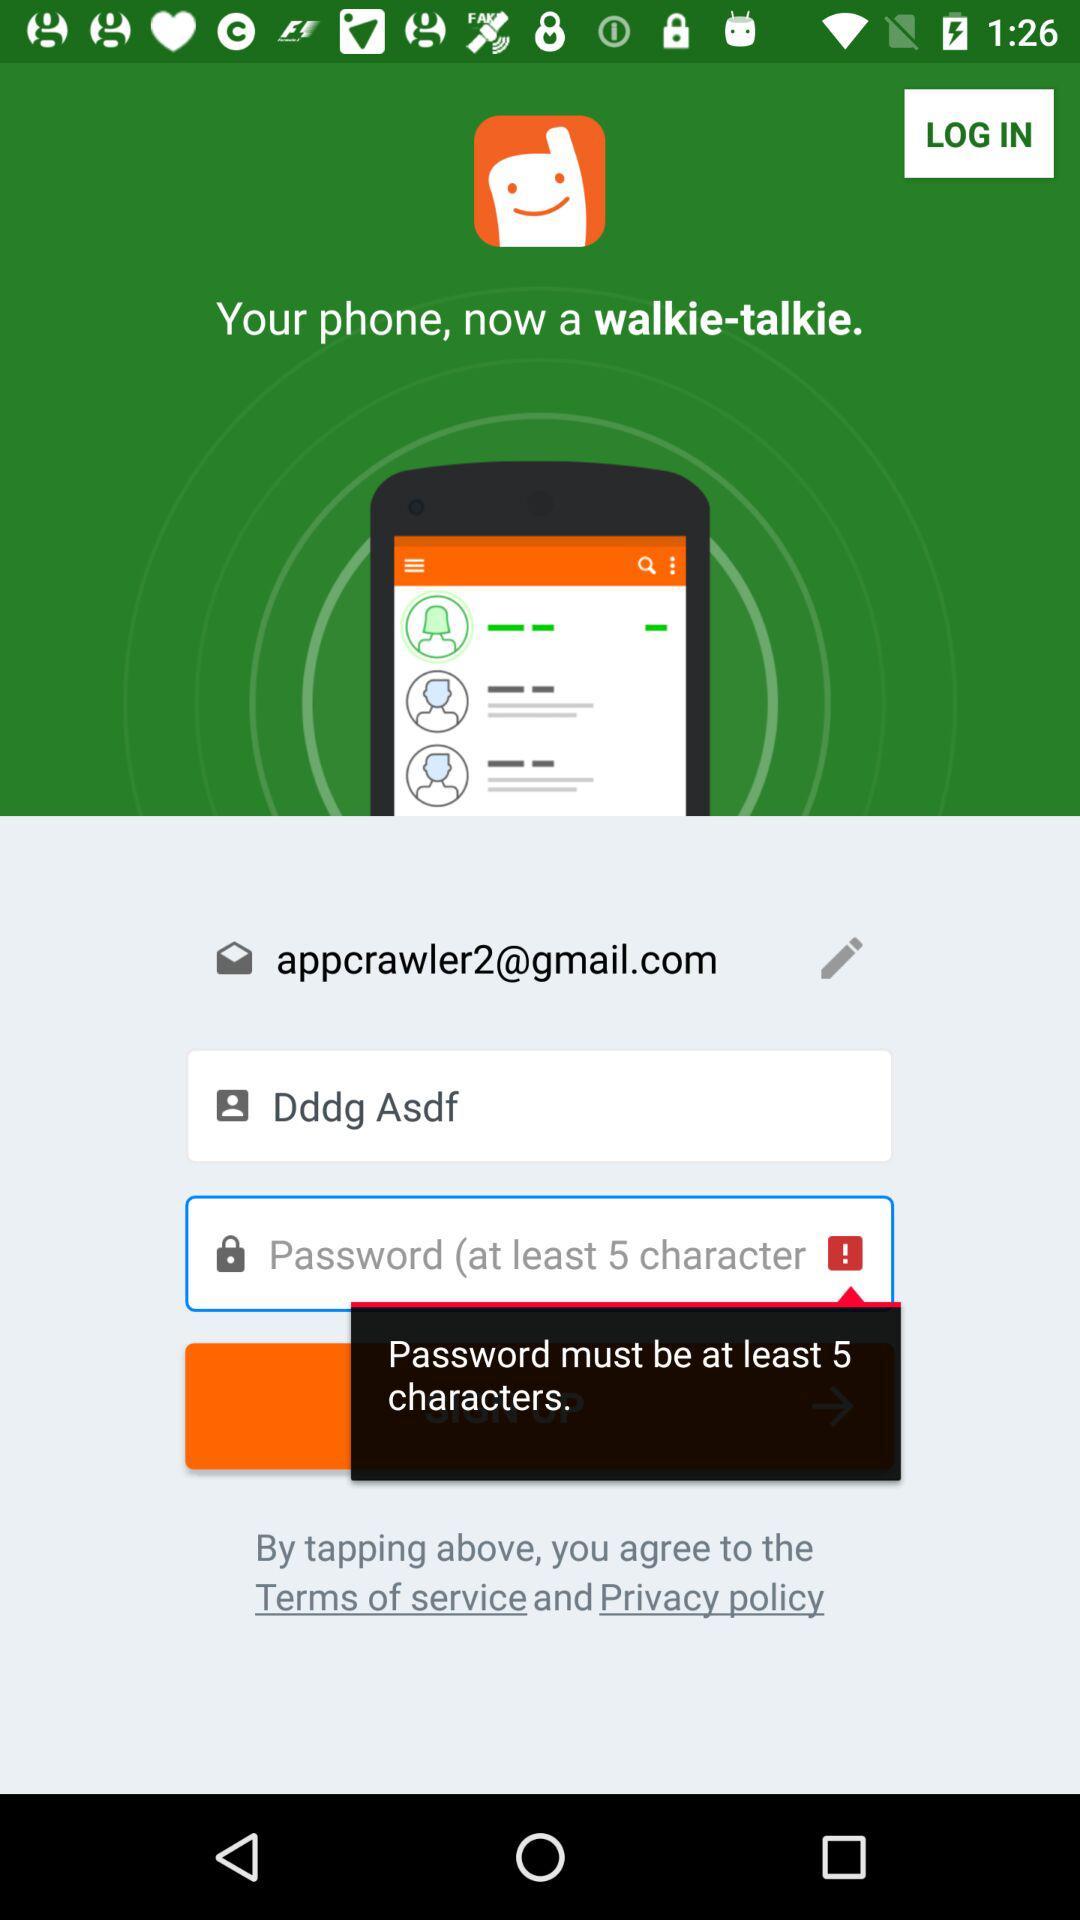 The height and width of the screenshot is (1920, 1080). Describe the element at coordinates (978, 132) in the screenshot. I see `log in` at that location.